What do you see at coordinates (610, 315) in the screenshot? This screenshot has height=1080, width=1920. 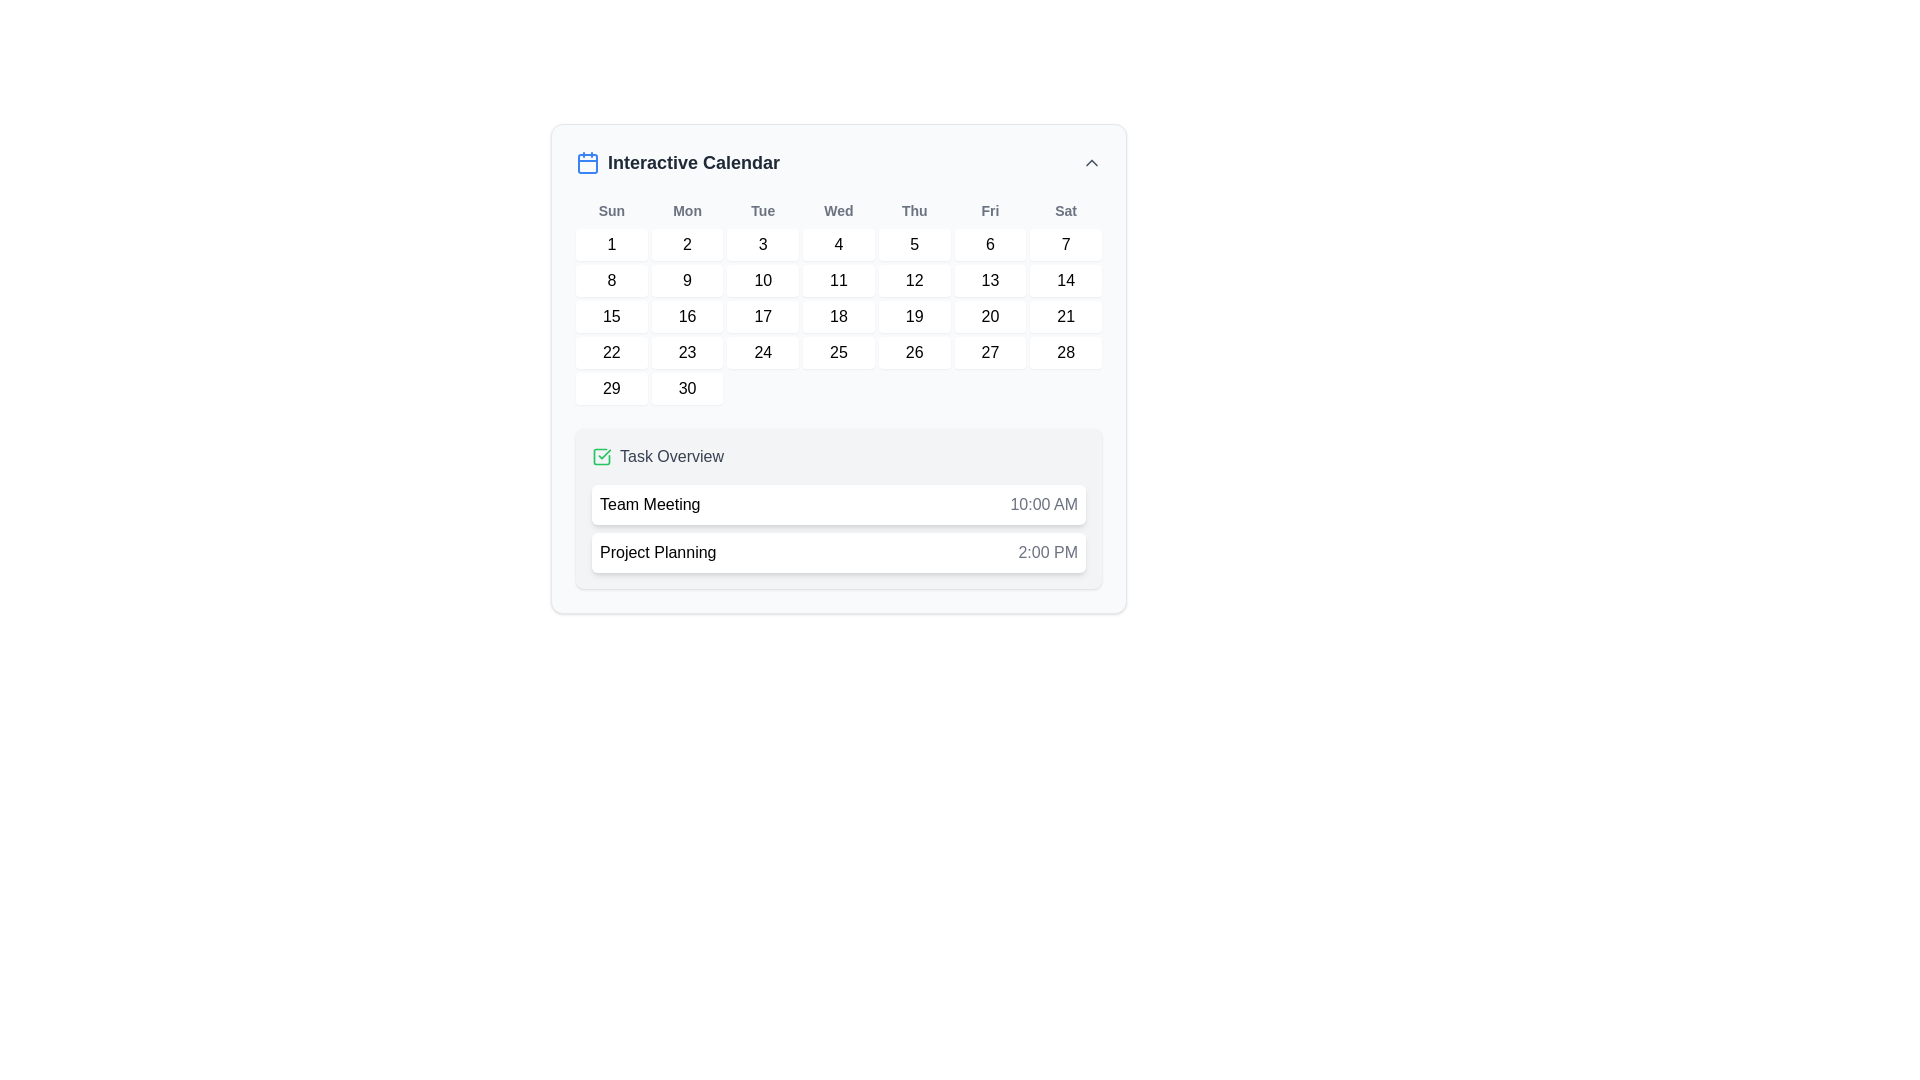 I see `the calendar button representing the date '15'` at bounding box center [610, 315].